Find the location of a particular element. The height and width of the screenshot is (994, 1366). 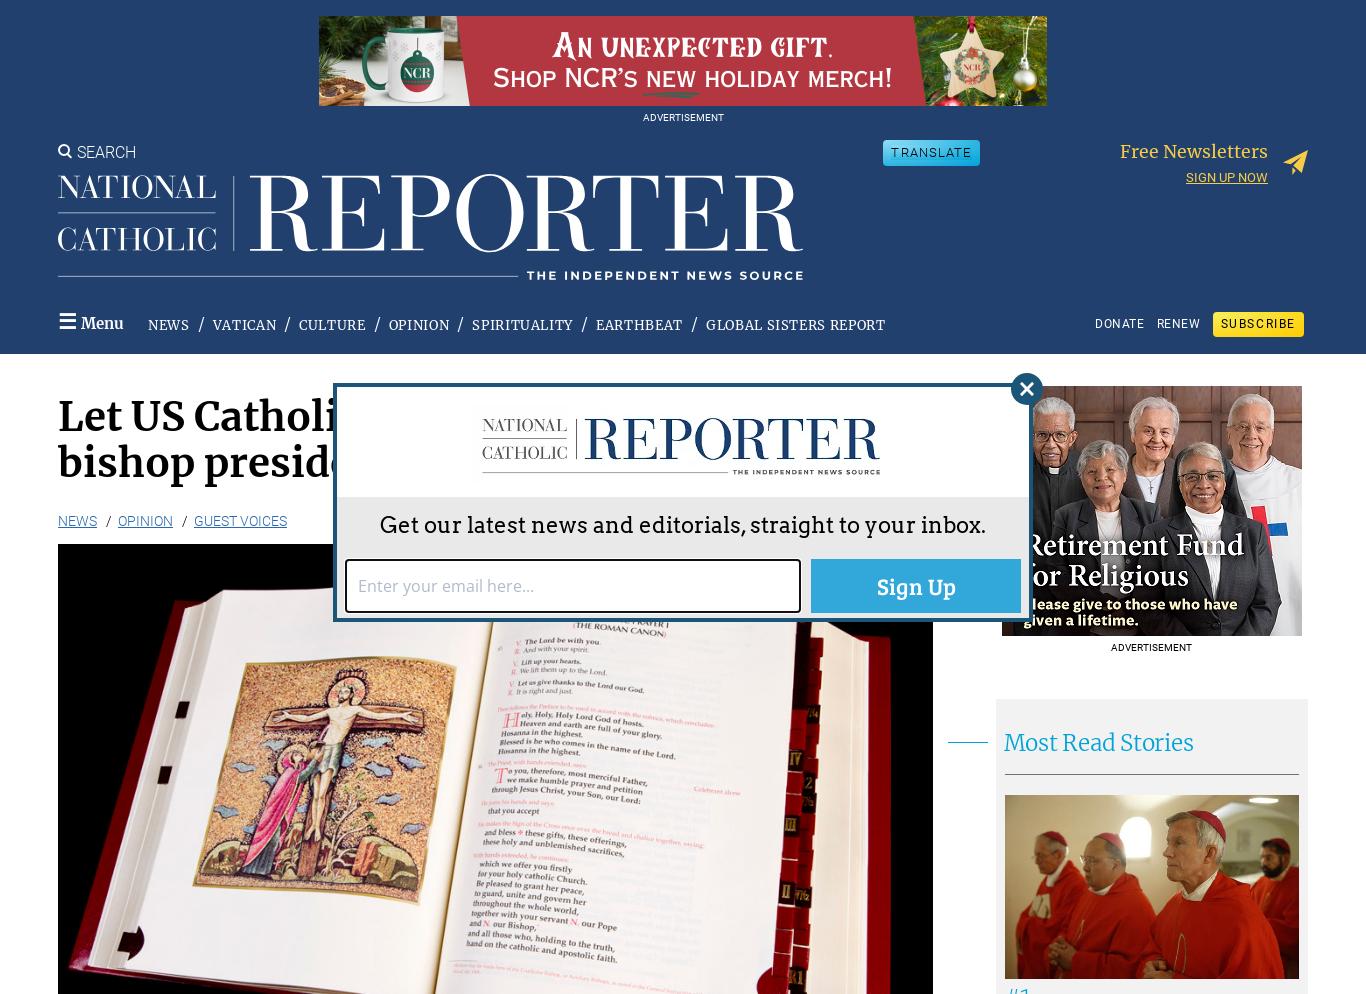

'Guest Voices' is located at coordinates (192, 519).